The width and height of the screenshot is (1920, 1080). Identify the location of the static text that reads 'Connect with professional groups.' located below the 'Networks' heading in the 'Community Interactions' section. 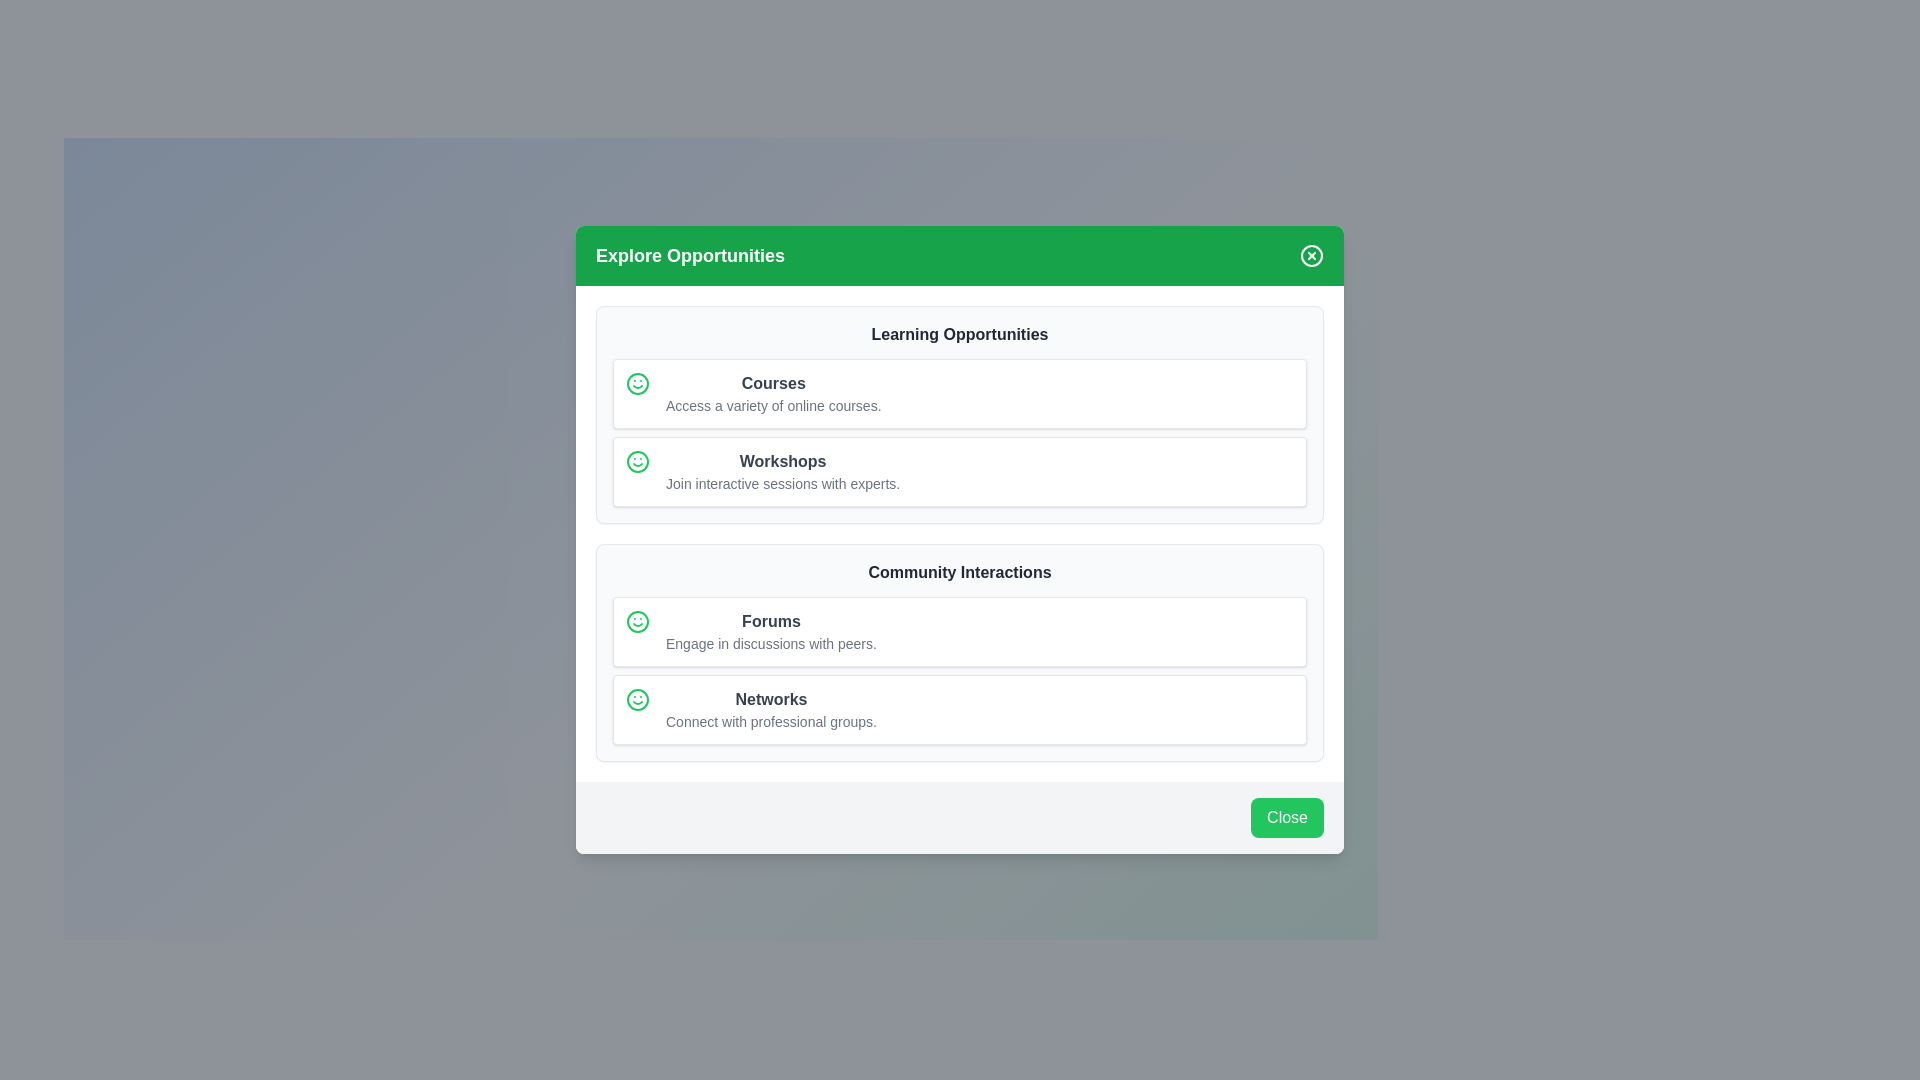
(770, 721).